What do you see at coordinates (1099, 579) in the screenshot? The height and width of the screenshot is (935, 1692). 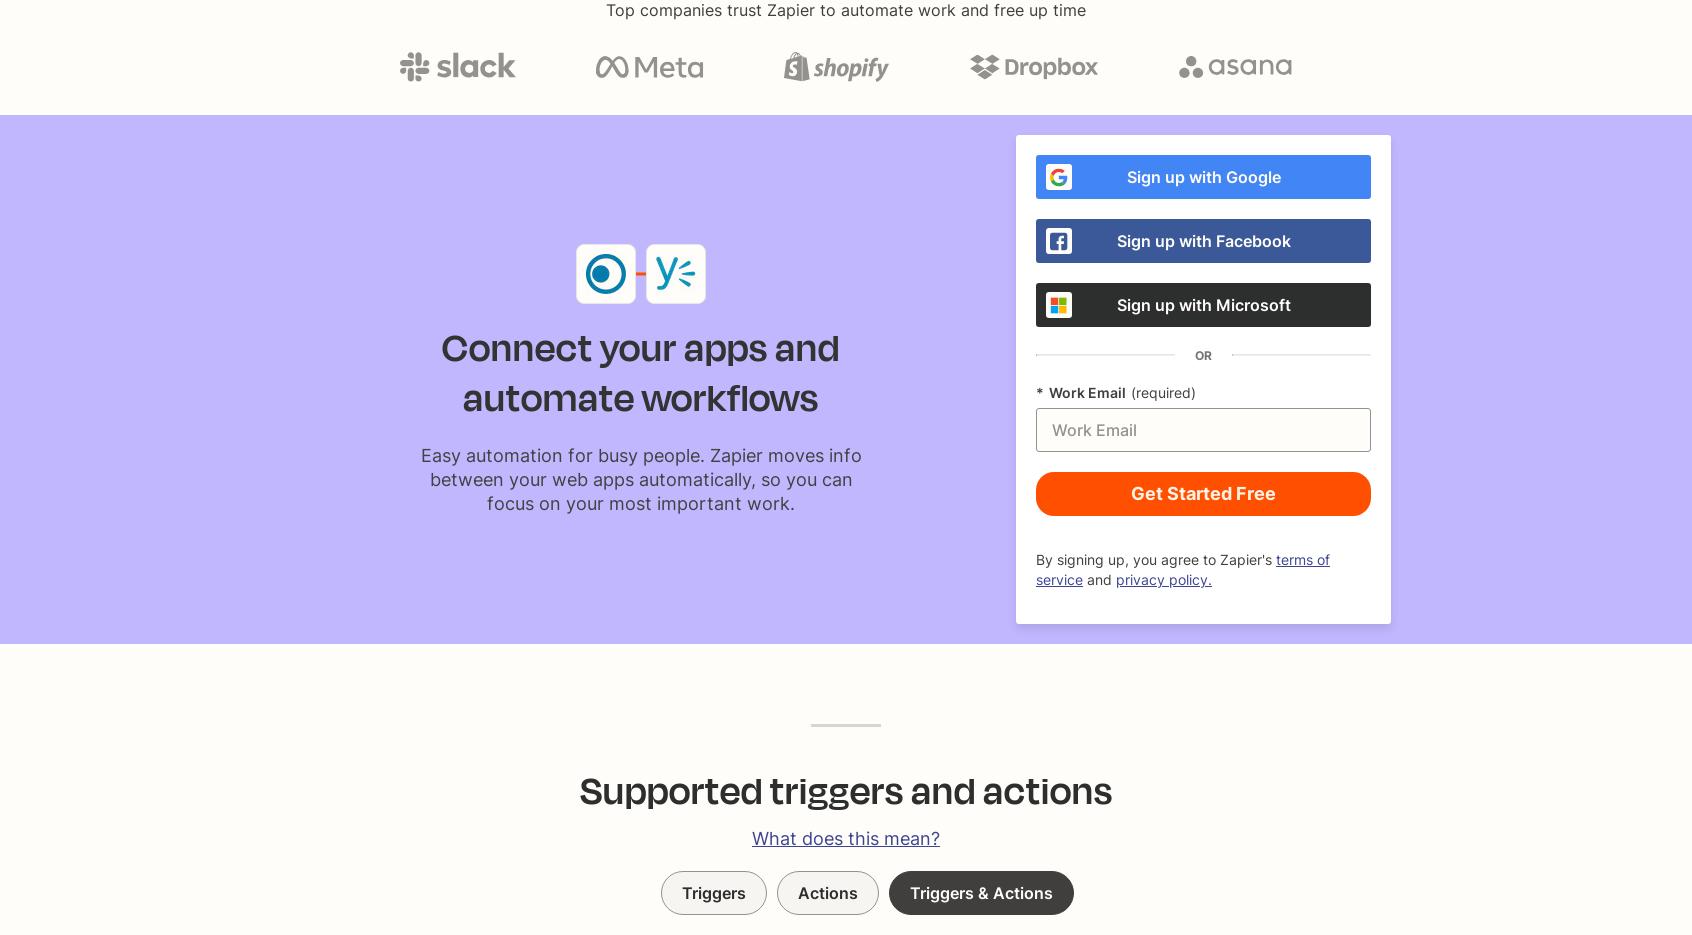 I see `'and'` at bounding box center [1099, 579].